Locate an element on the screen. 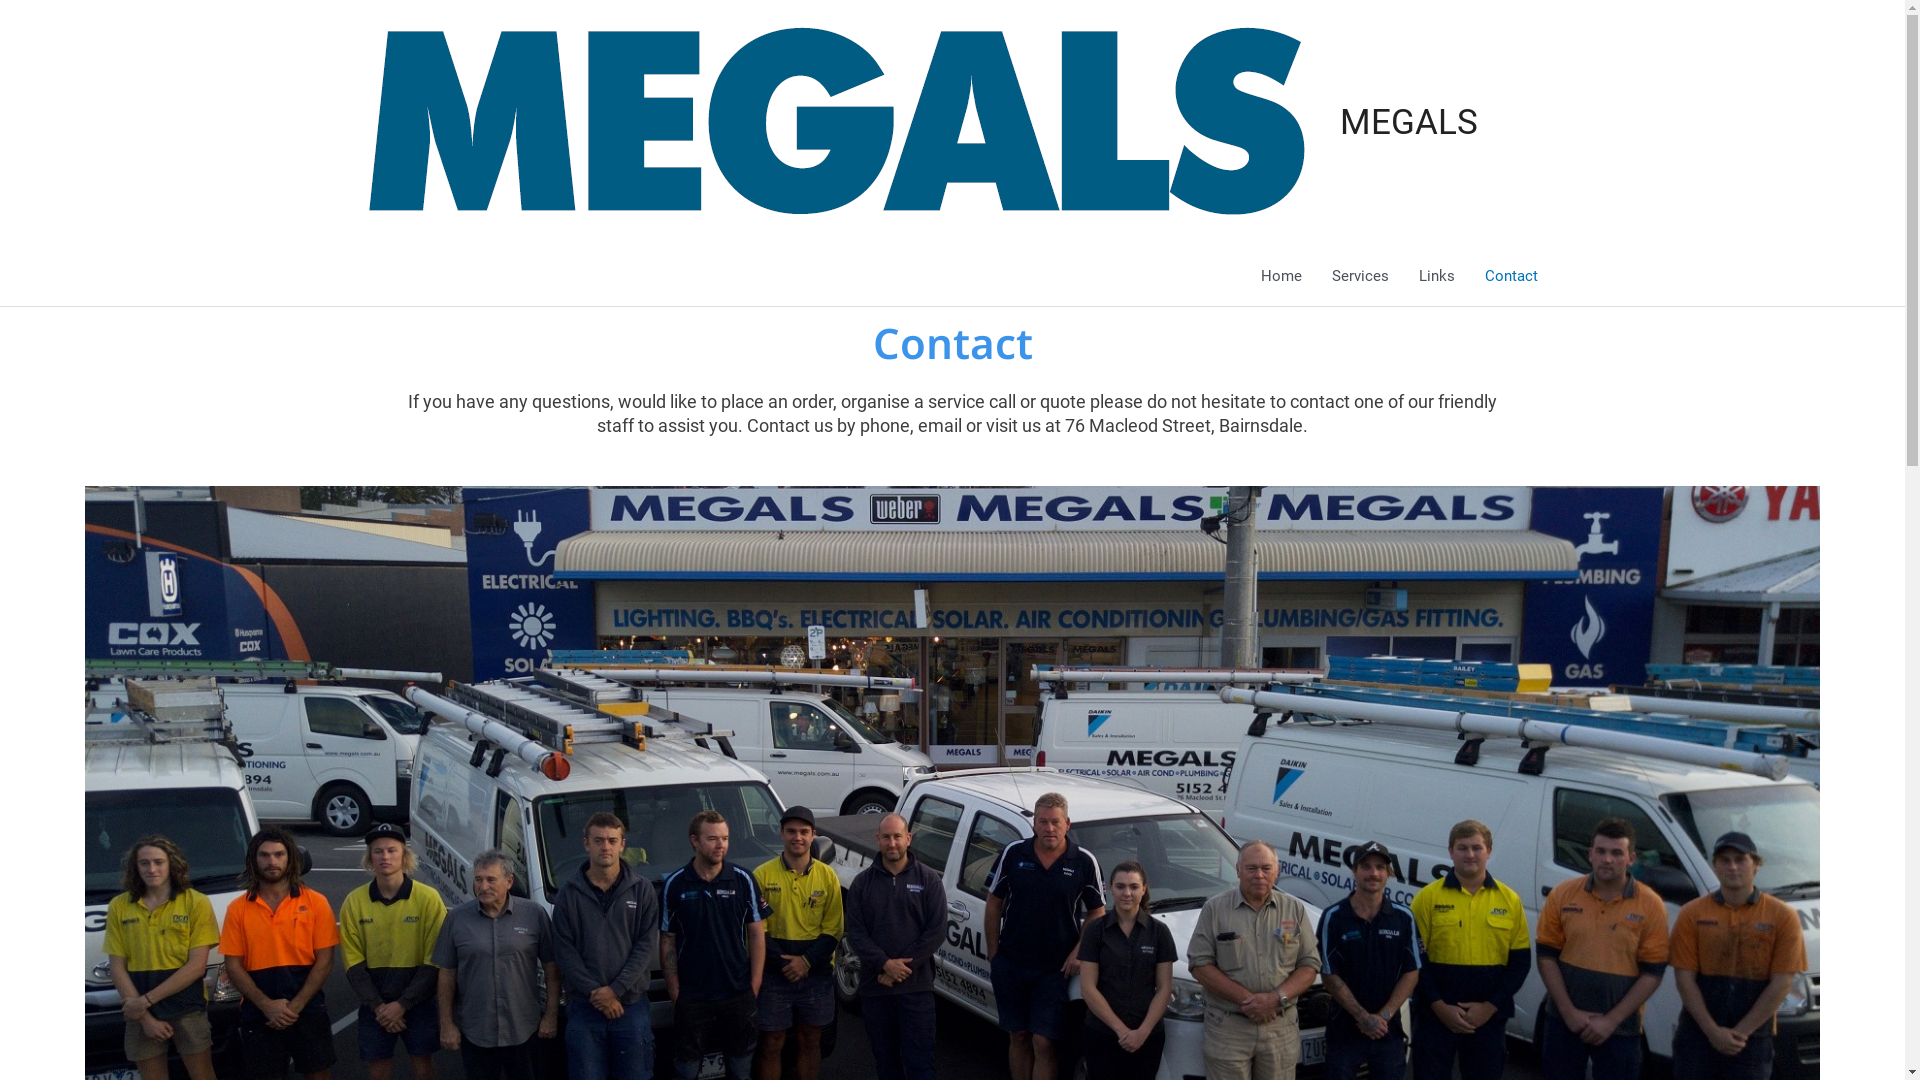 This screenshot has height=1080, width=1920. 'Home' is located at coordinates (1245, 276).